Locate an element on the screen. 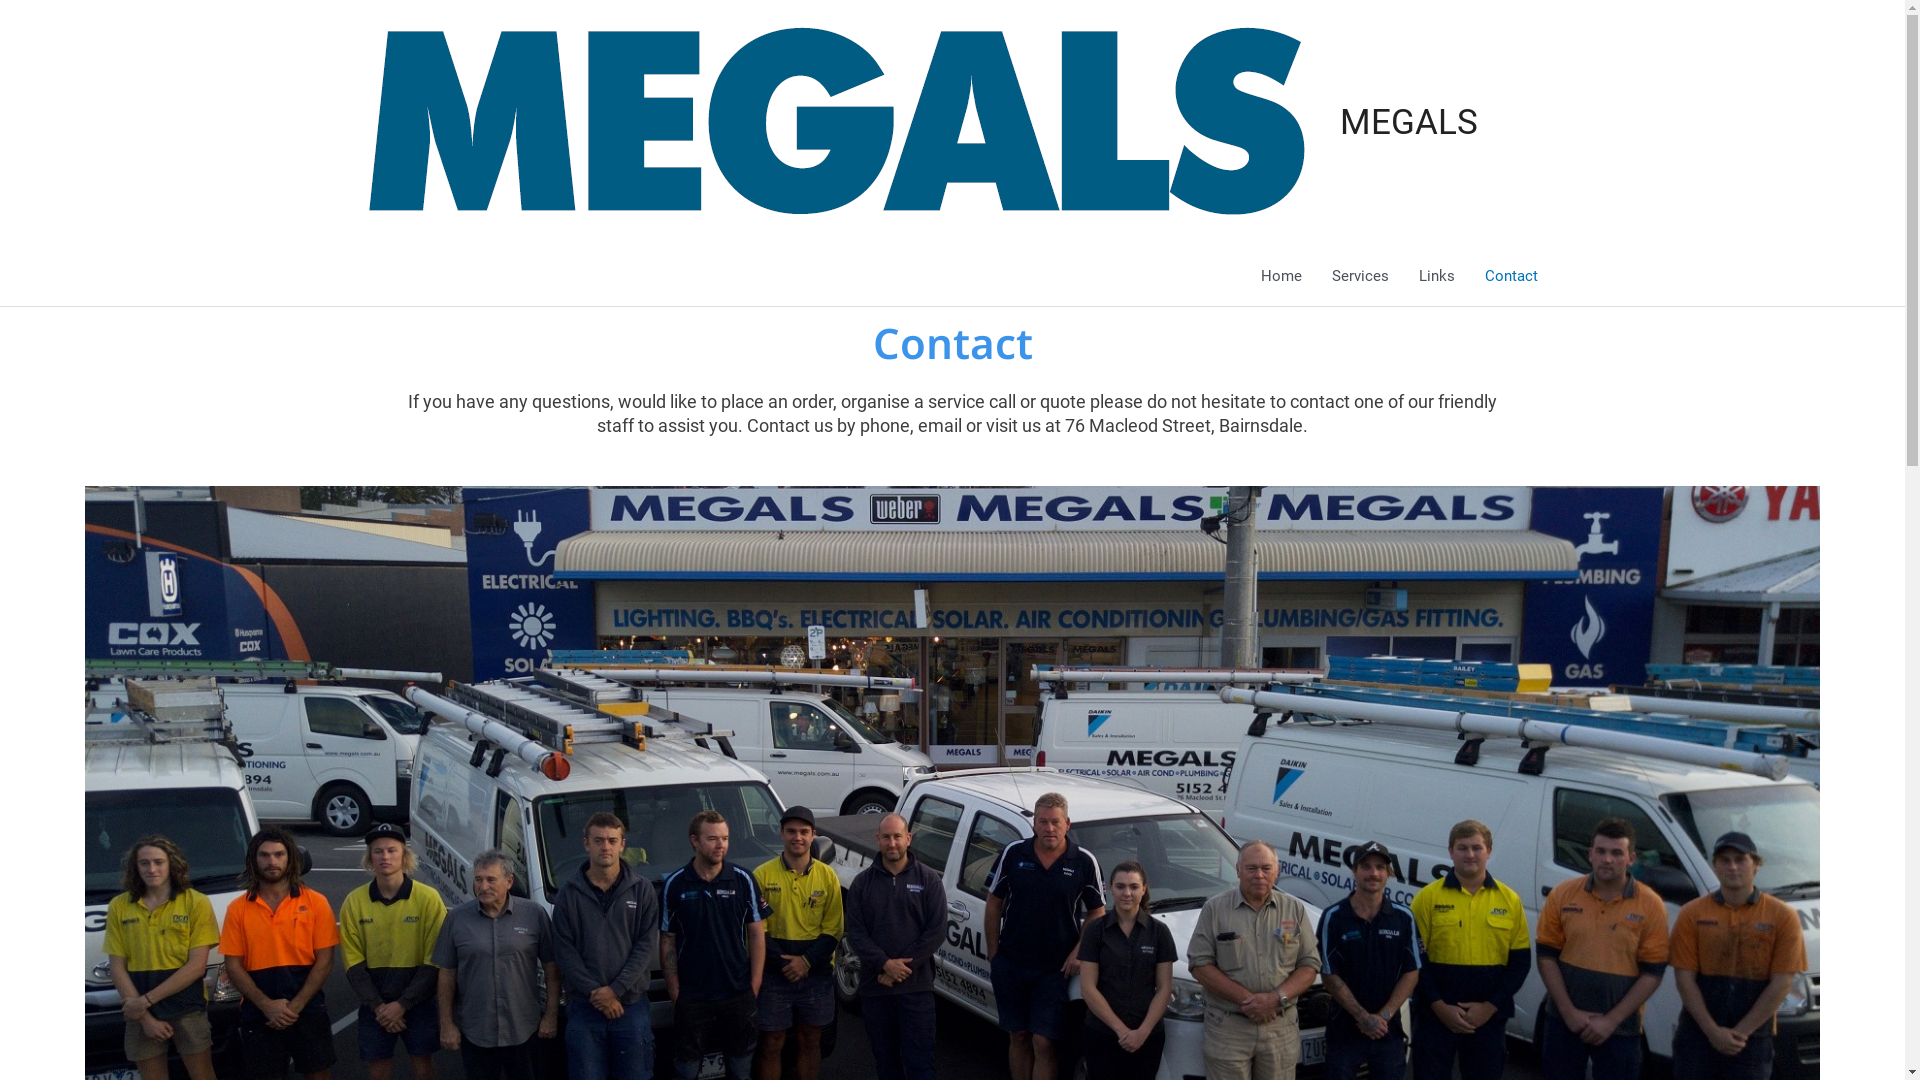 This screenshot has height=1080, width=1920. 'Home' is located at coordinates (1245, 276).